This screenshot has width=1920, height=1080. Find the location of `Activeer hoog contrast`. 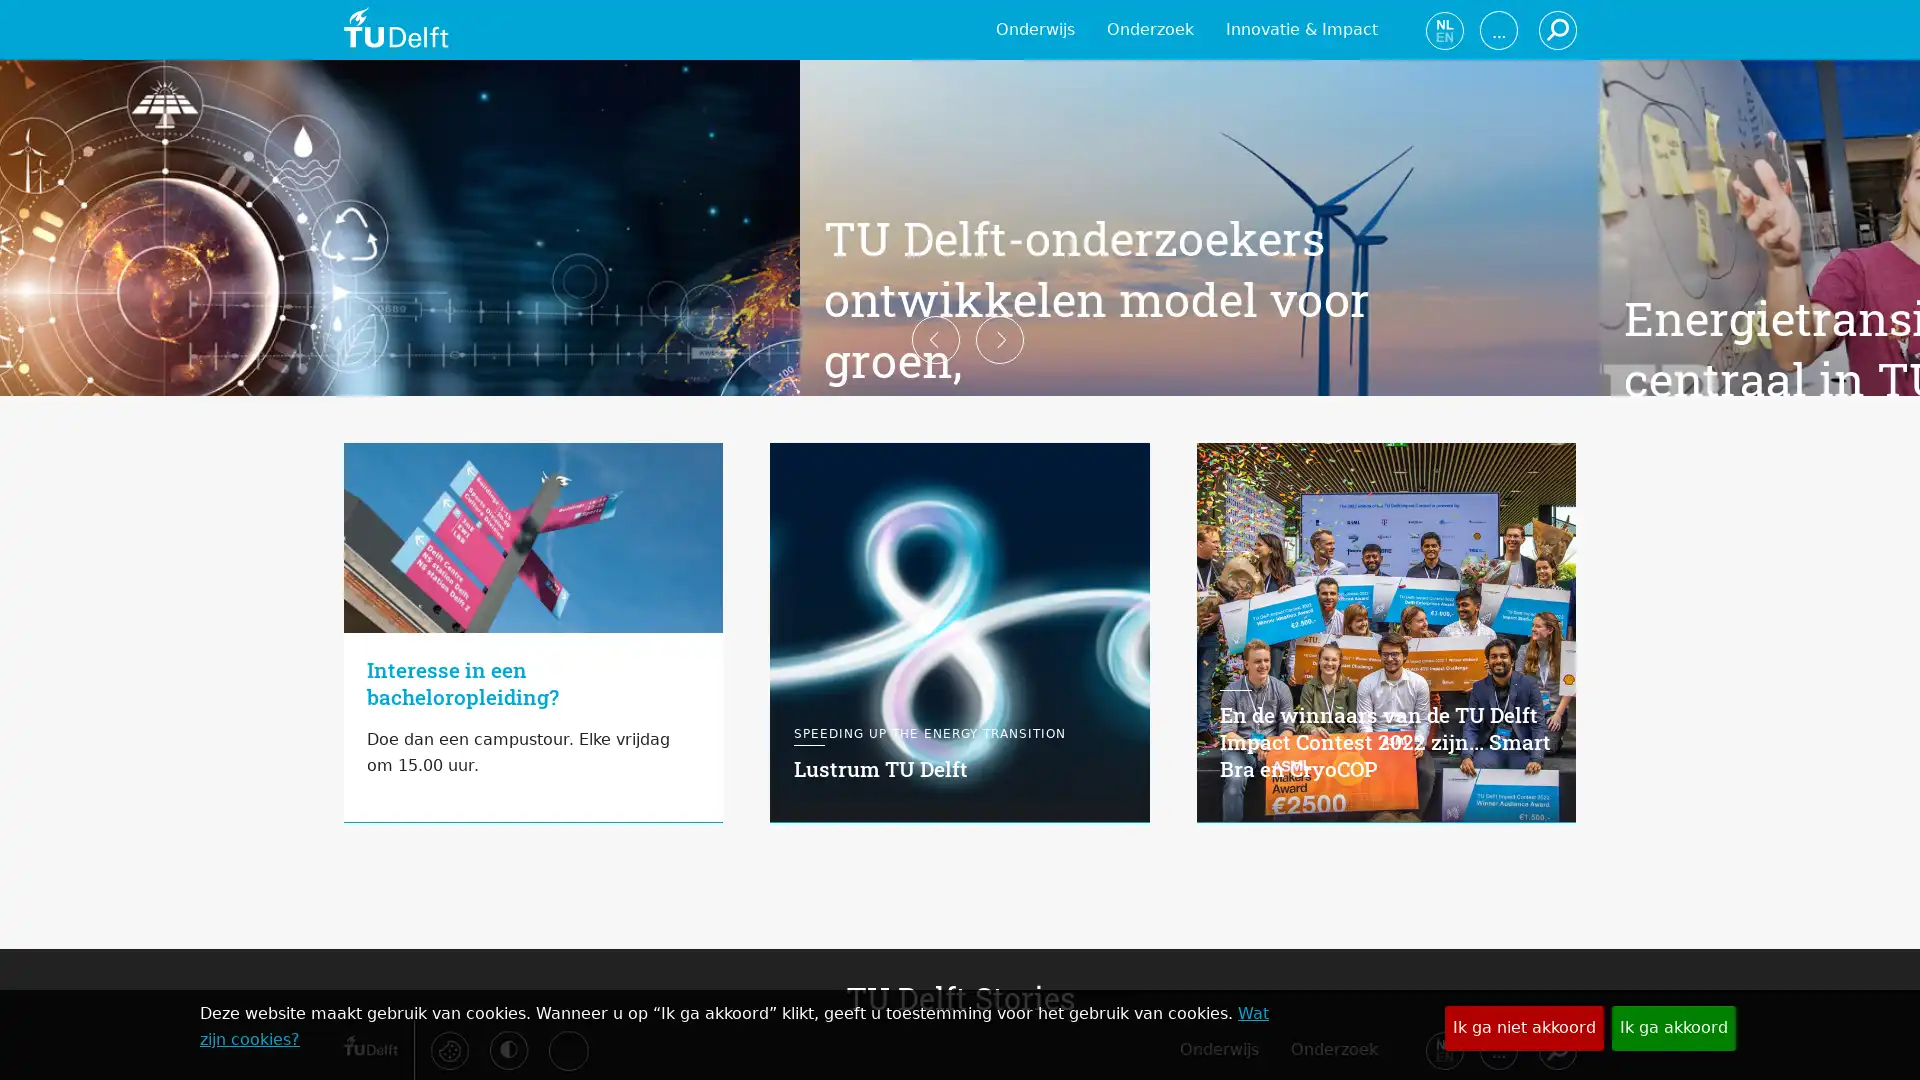

Activeer hoog contrast is located at coordinates (508, 1048).